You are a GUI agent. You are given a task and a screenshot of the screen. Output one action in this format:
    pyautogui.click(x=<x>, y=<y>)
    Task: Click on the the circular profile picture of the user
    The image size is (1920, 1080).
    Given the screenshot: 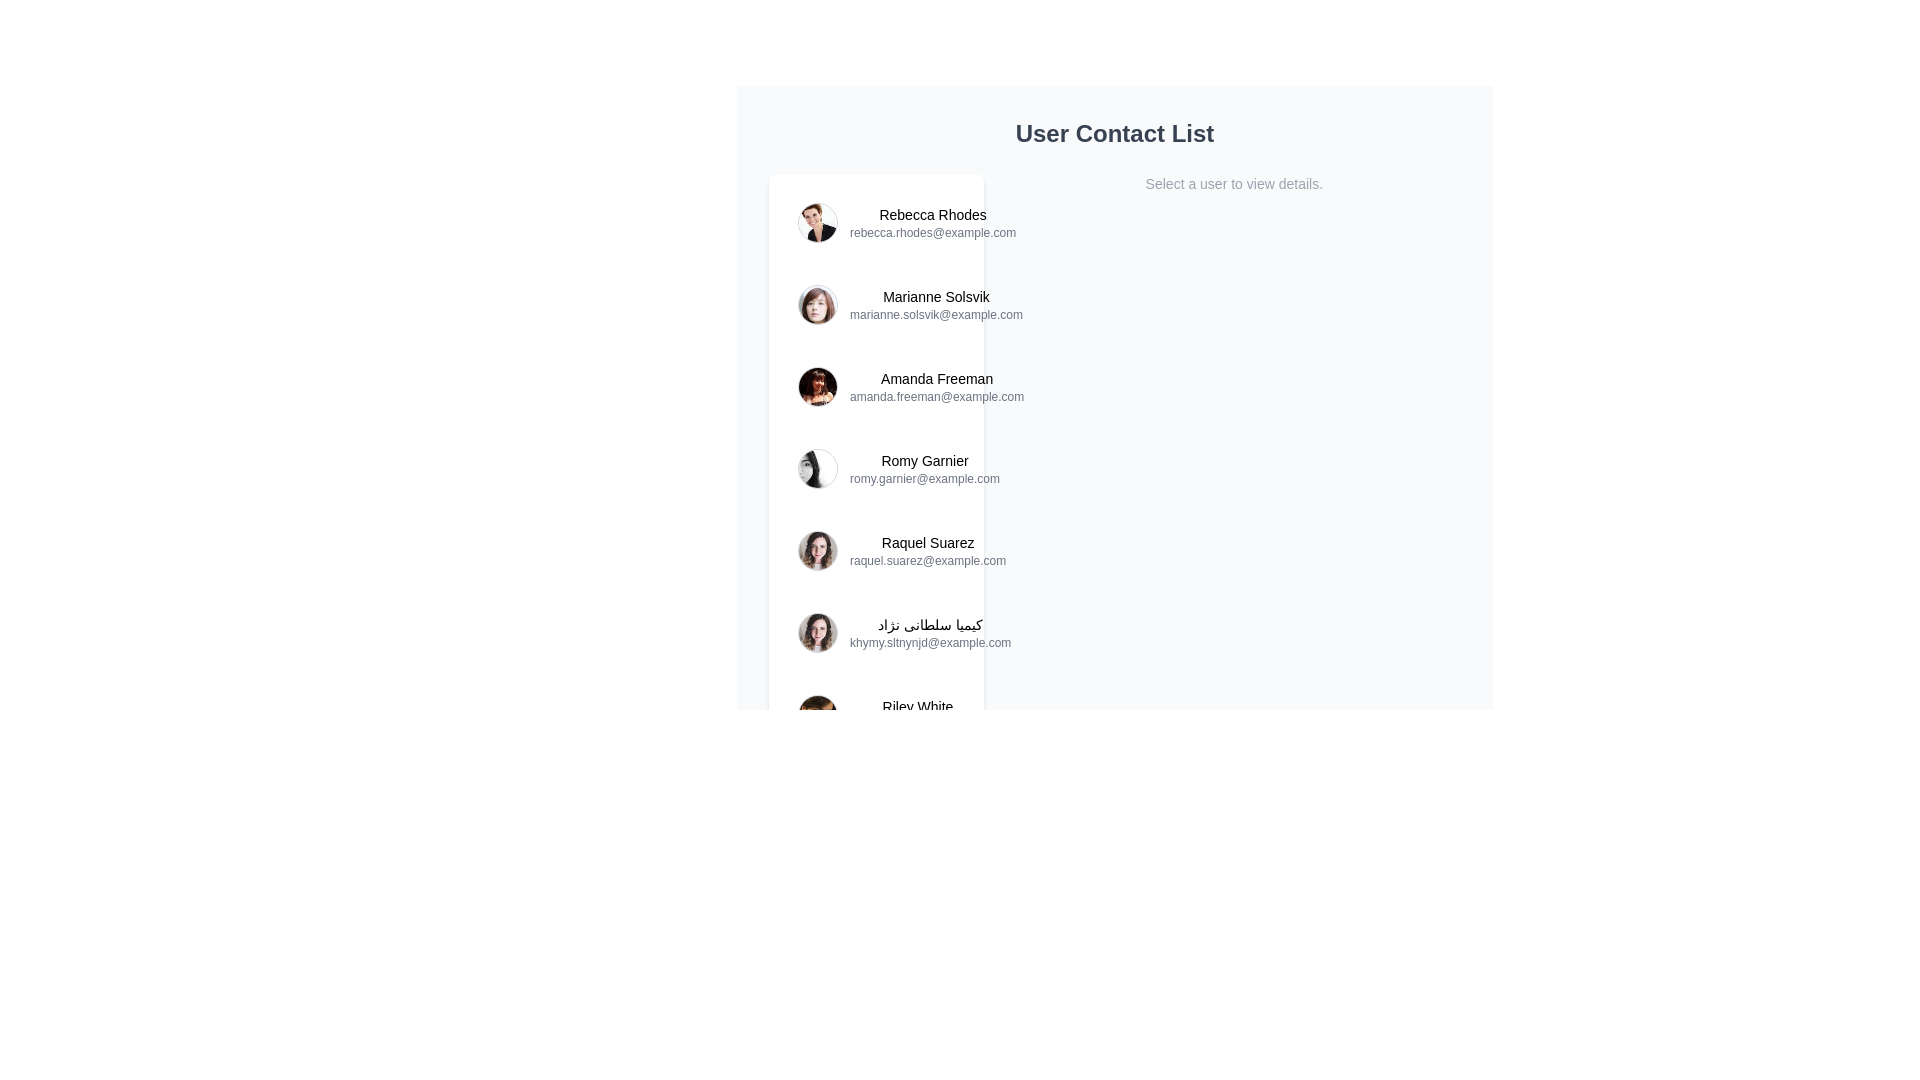 What is the action you would take?
    pyautogui.click(x=817, y=713)
    